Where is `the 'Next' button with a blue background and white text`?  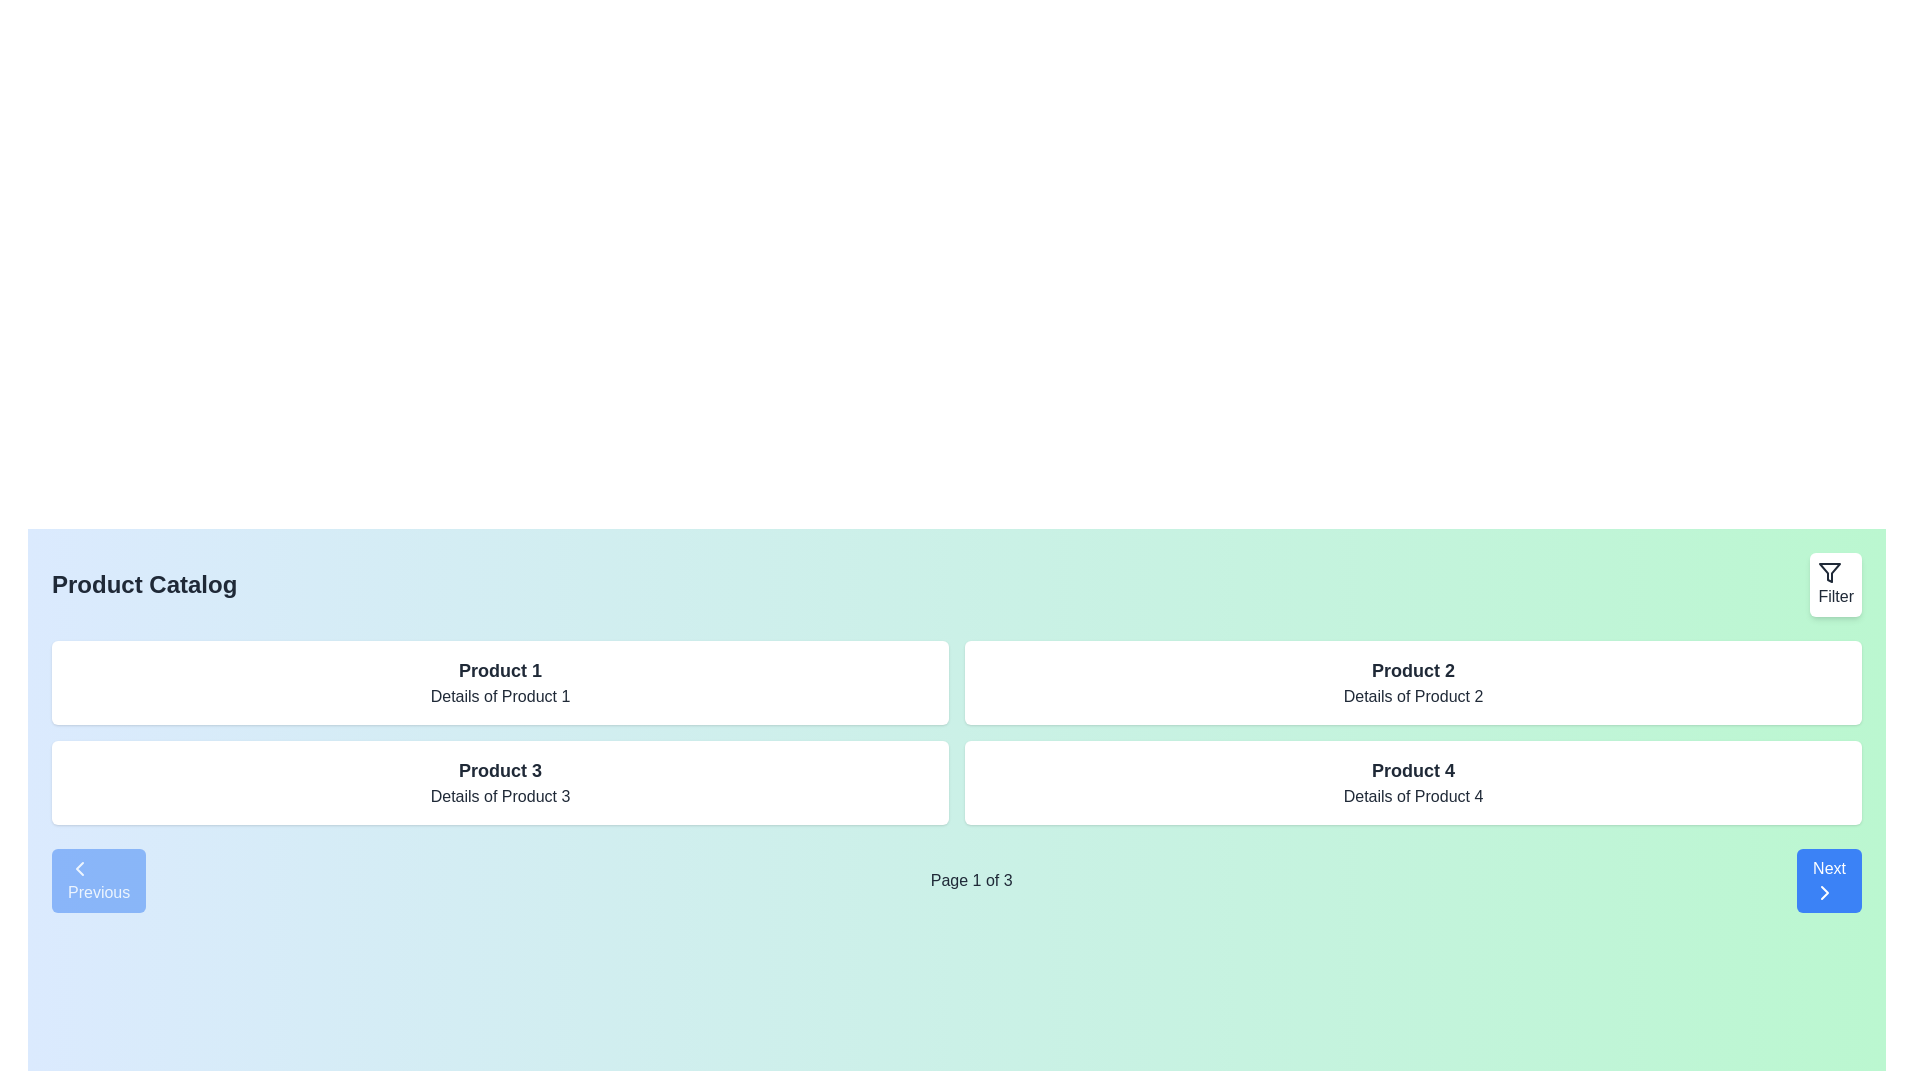
the 'Next' button with a blue background and white text is located at coordinates (1829, 879).